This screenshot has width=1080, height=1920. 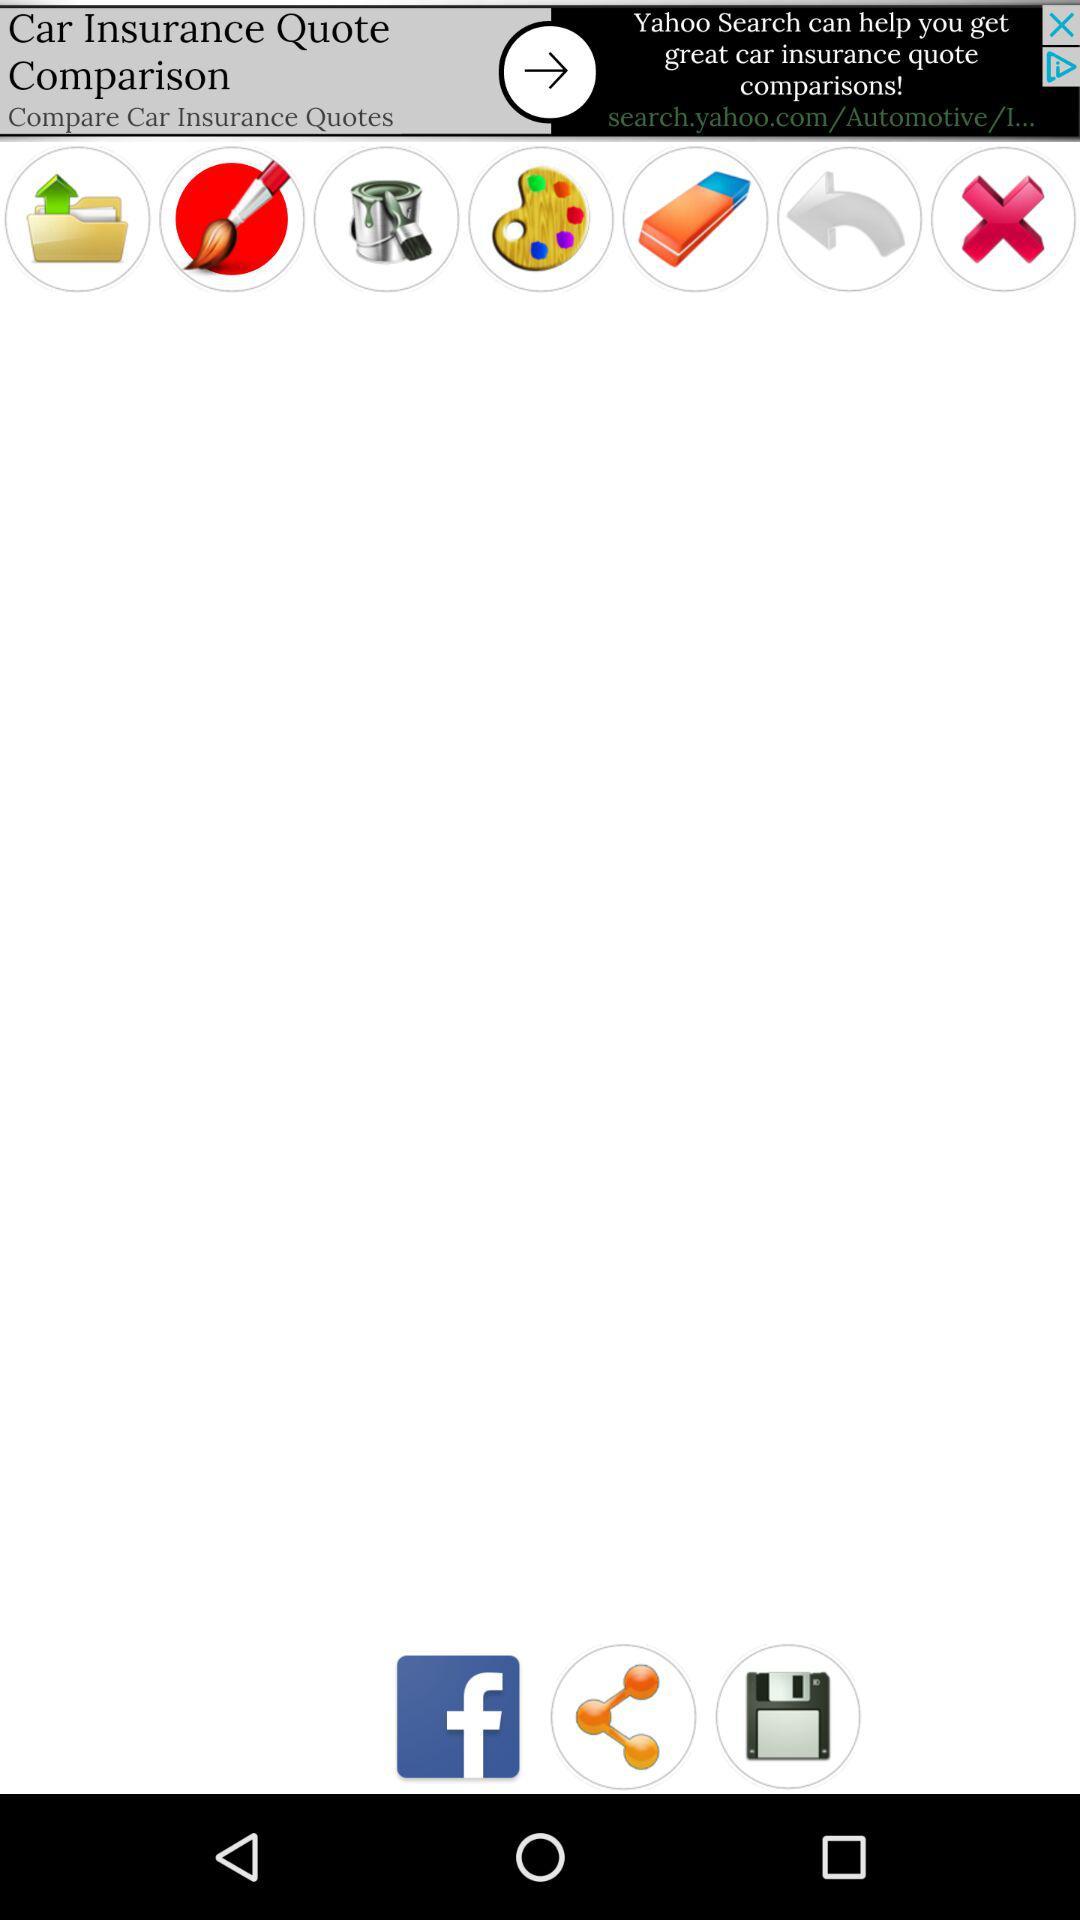 What do you see at coordinates (622, 1715) in the screenshot?
I see `share` at bounding box center [622, 1715].